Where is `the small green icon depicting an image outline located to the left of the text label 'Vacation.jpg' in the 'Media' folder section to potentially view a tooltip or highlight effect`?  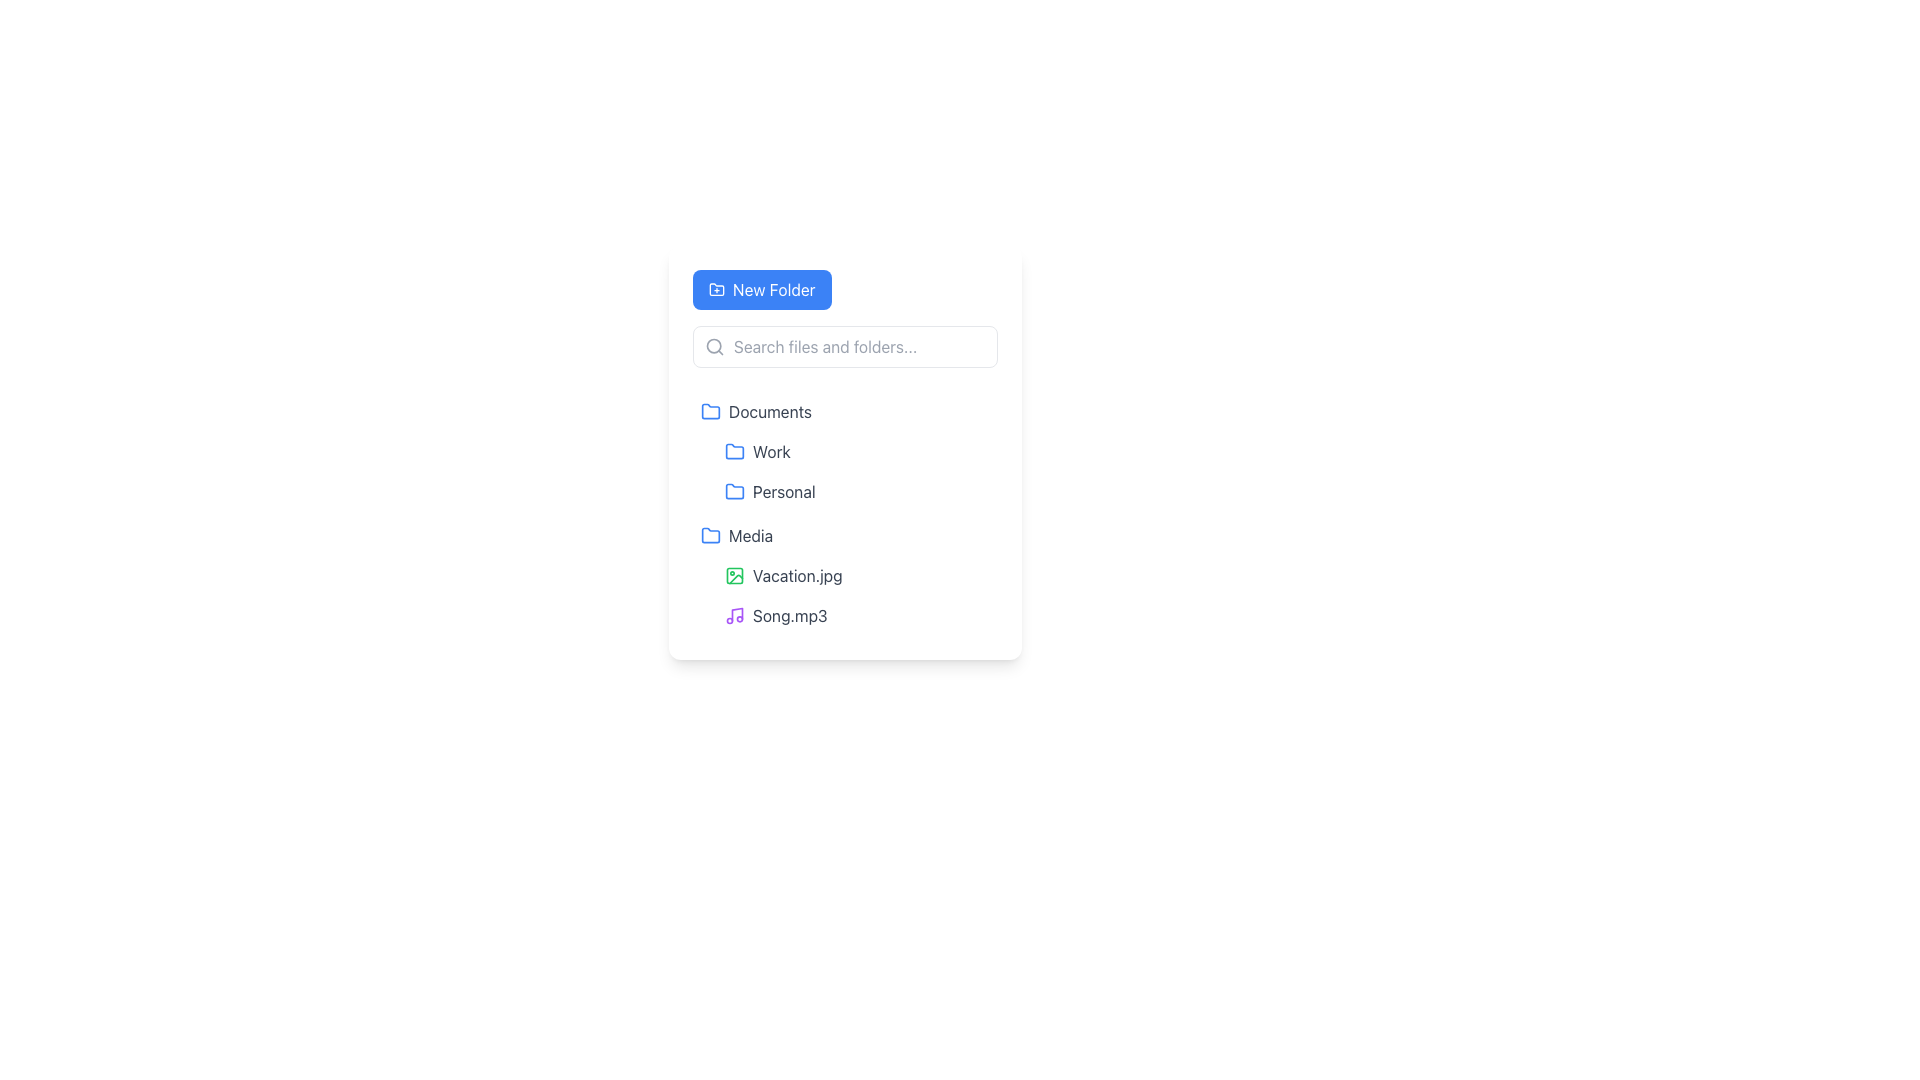
the small green icon depicting an image outline located to the left of the text label 'Vacation.jpg' in the 'Media' folder section to potentially view a tooltip or highlight effect is located at coordinates (733, 575).